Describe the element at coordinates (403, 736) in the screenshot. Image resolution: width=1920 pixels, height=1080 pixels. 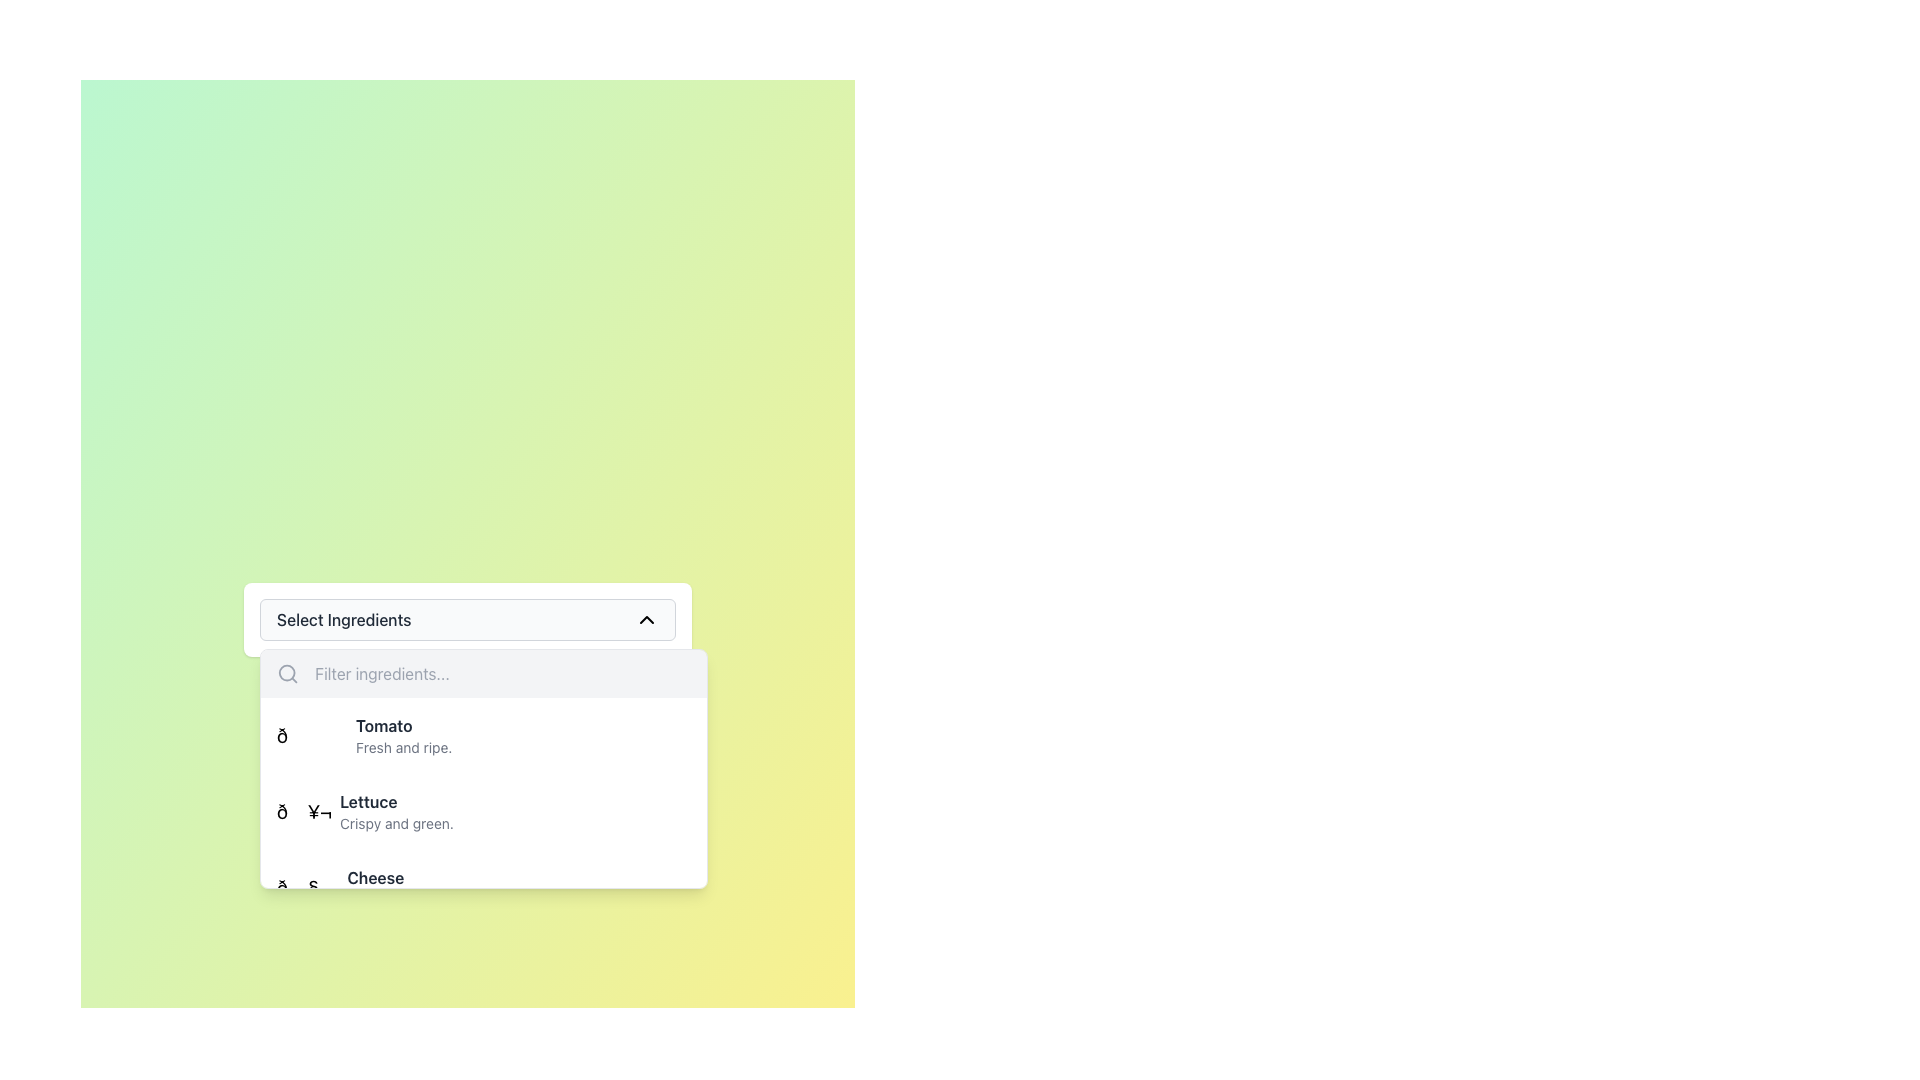
I see `the 'Tomato' text block within the dropdown menu` at that location.